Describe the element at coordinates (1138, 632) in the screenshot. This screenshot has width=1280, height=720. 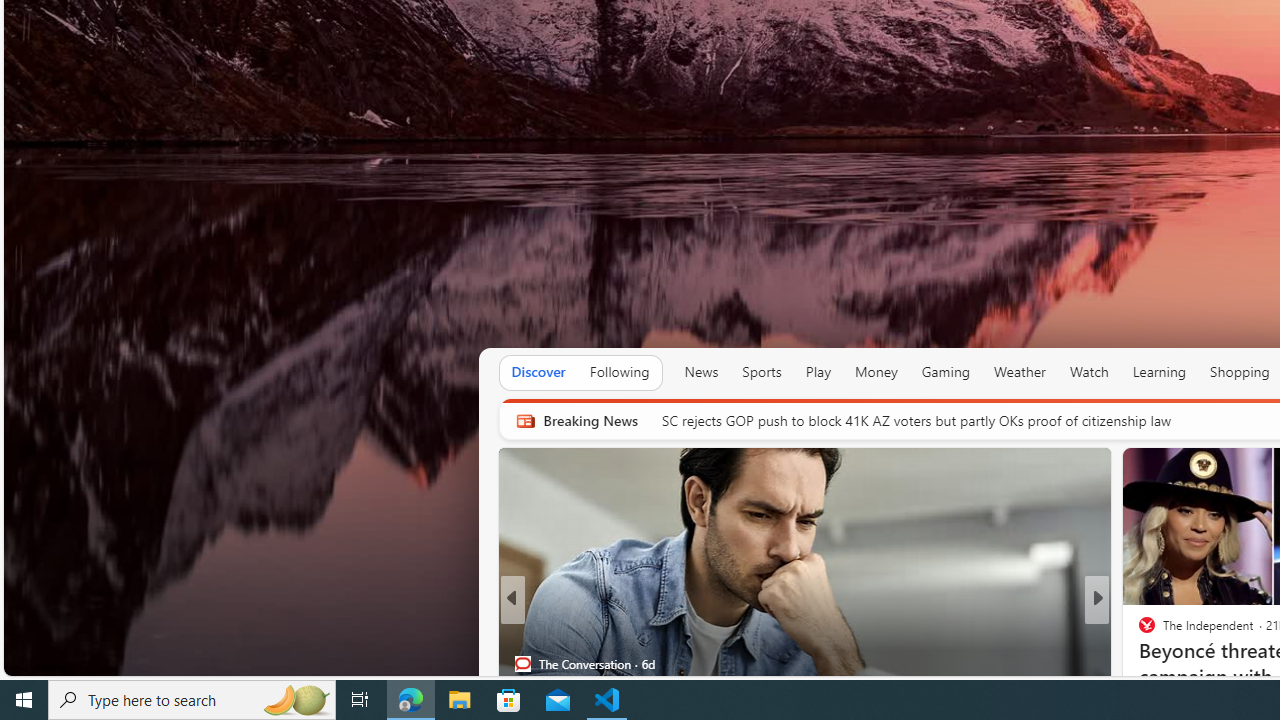
I see `'Yardbarker'` at that location.